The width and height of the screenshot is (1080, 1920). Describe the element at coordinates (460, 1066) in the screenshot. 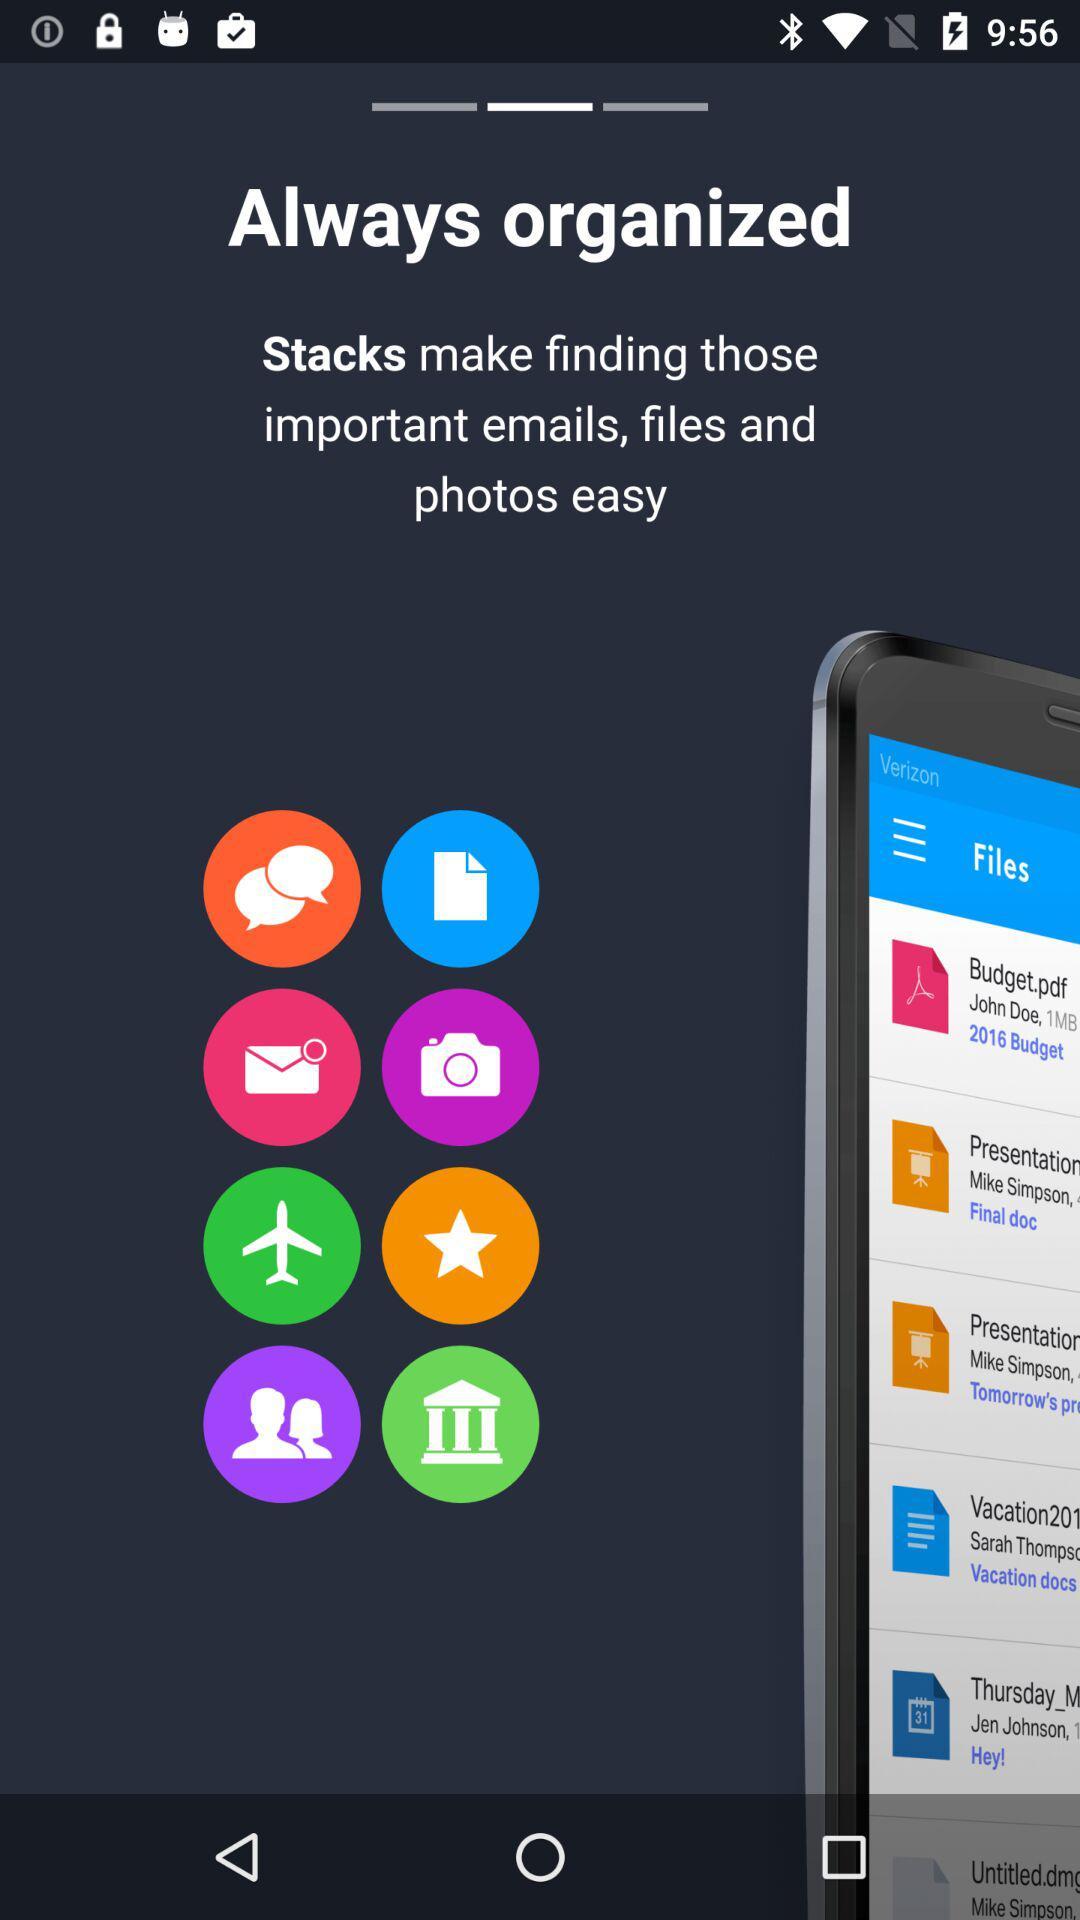

I see `a camera button on a page` at that location.